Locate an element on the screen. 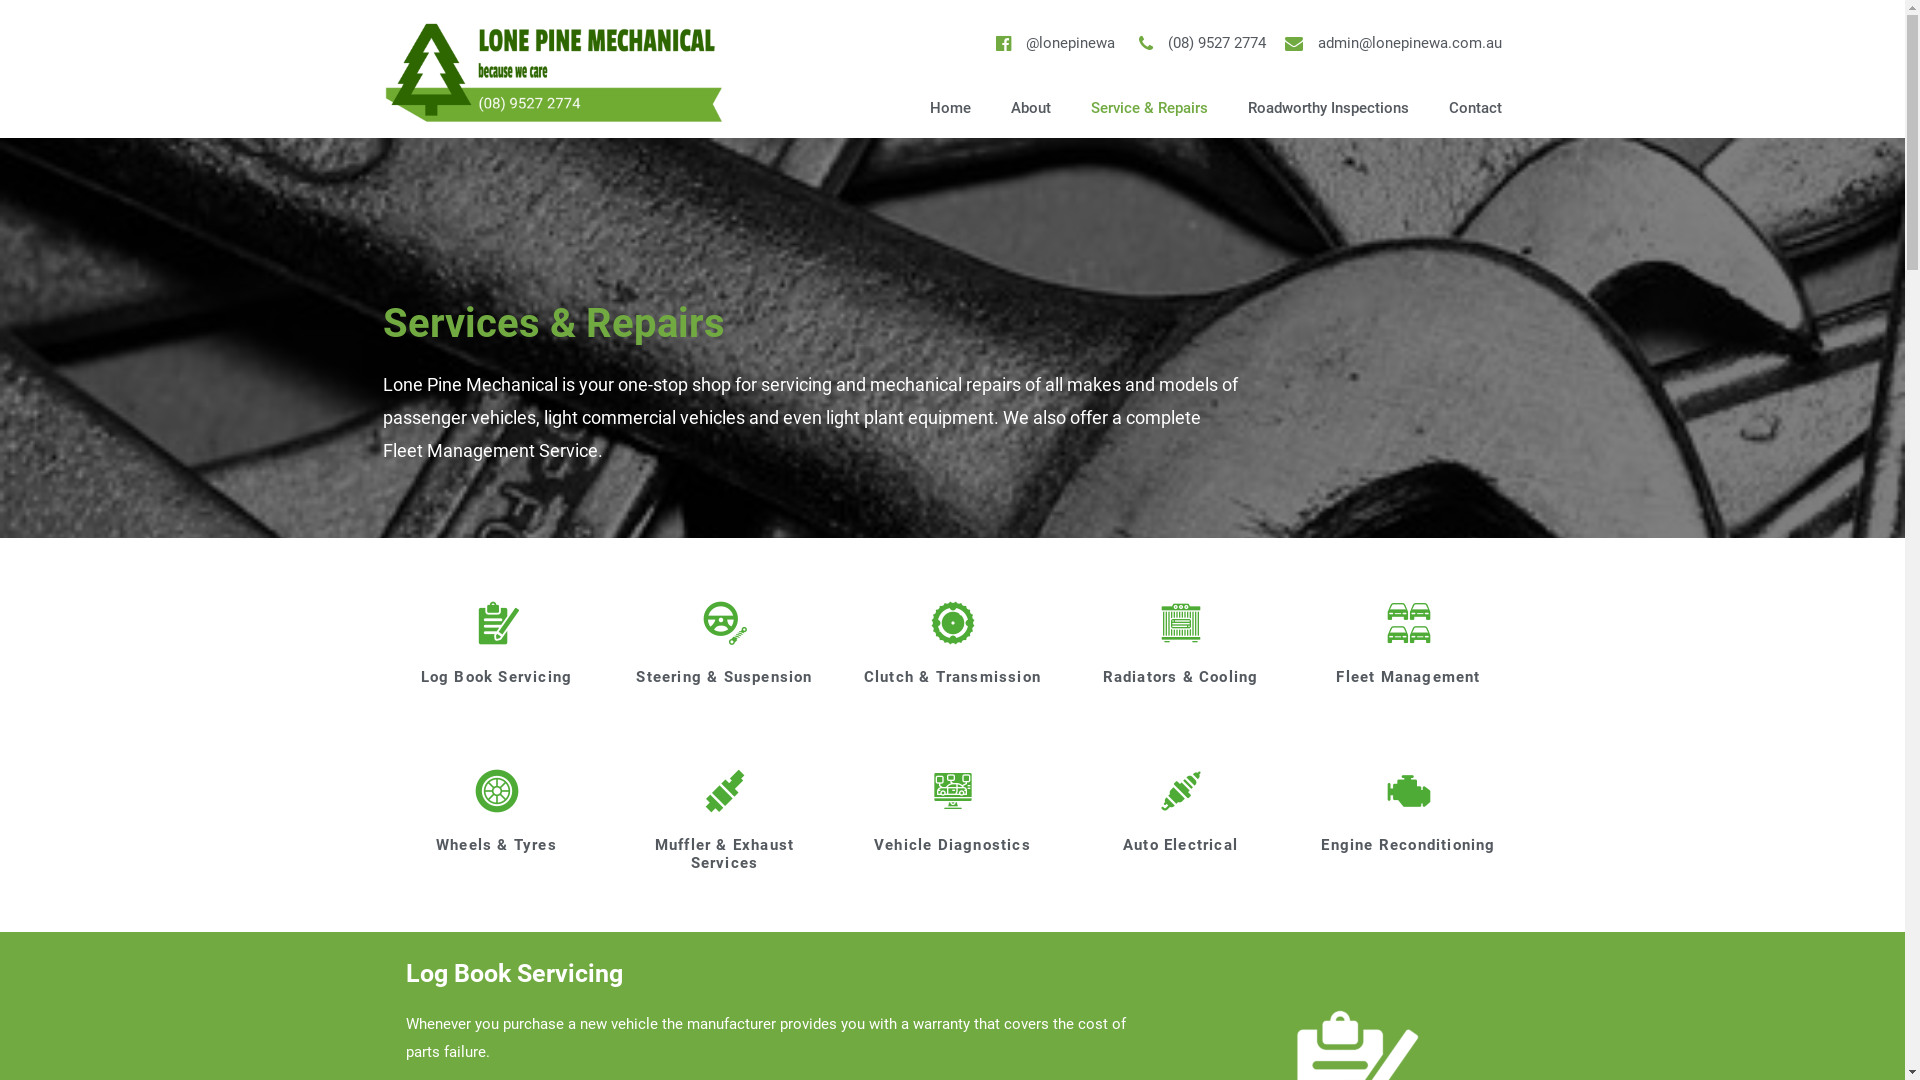  'Home' is located at coordinates (949, 108).